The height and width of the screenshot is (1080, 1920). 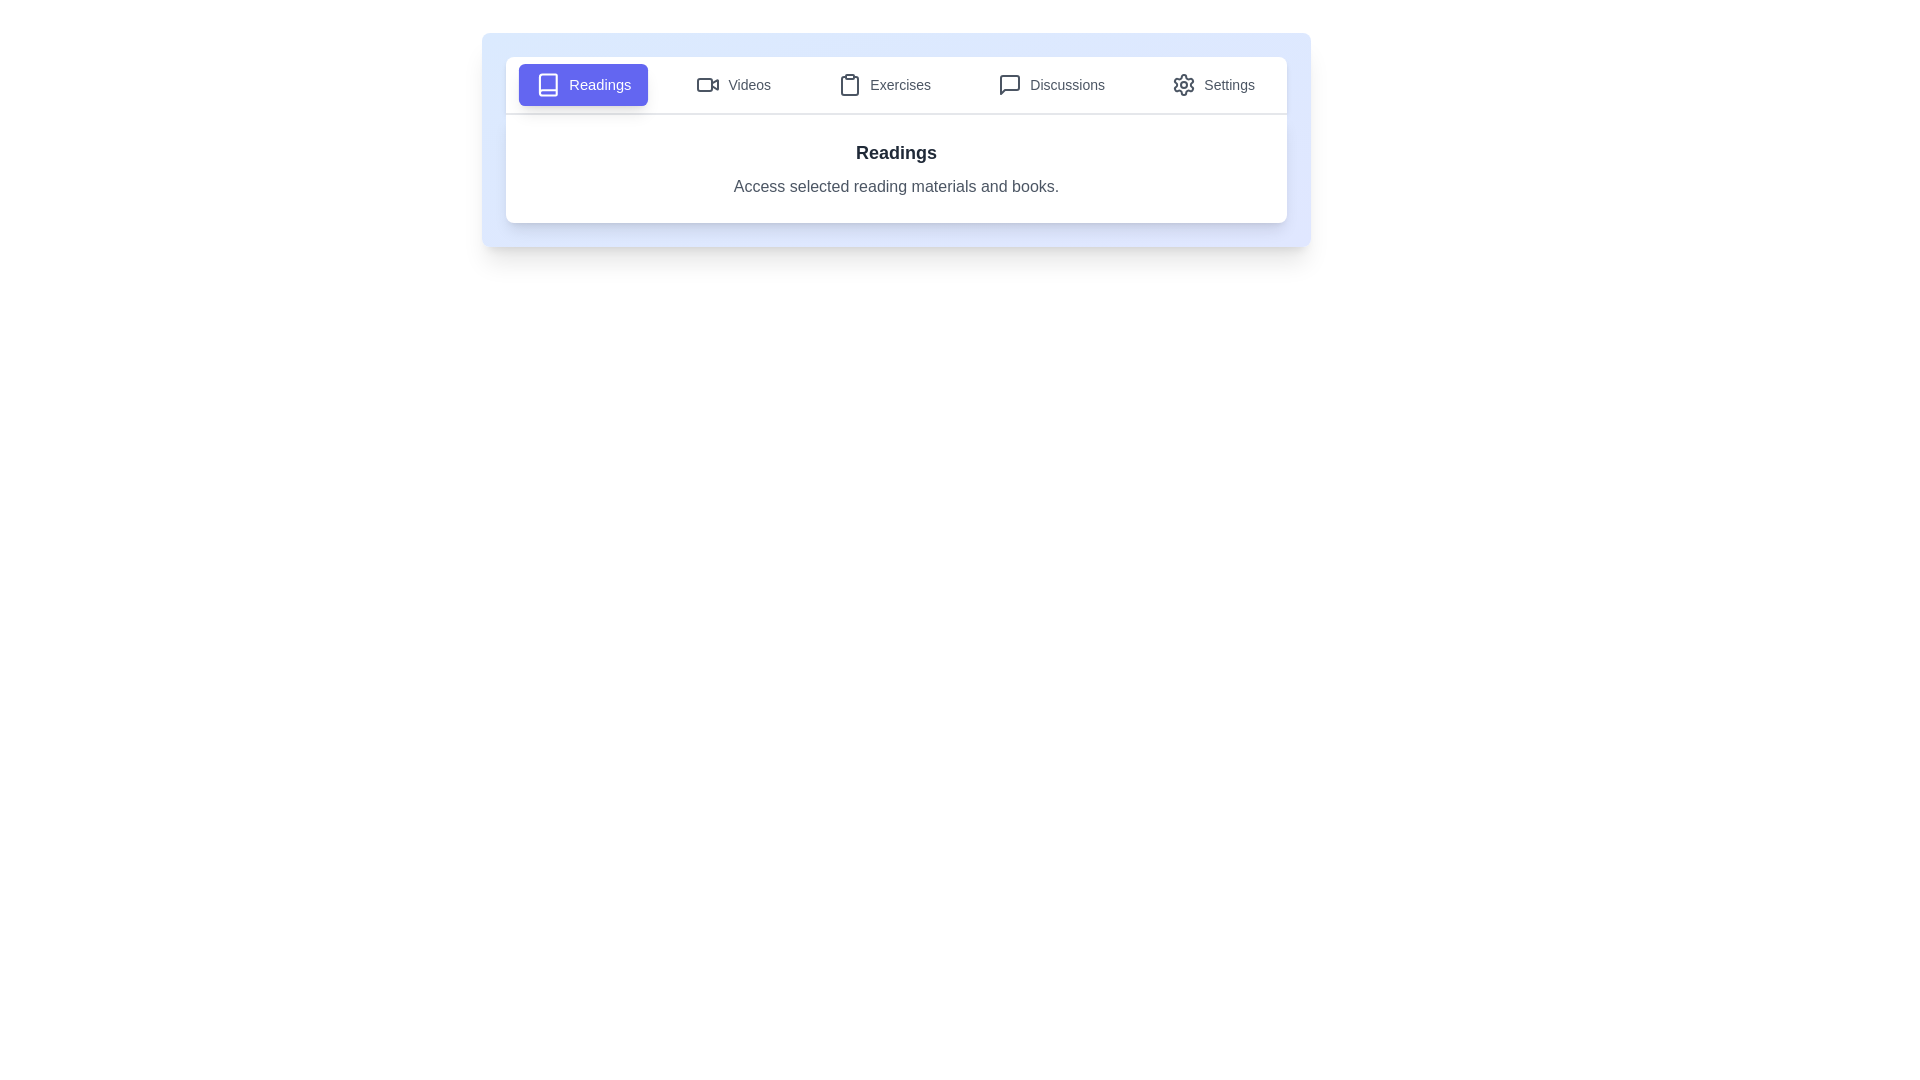 I want to click on the Settings tab to view its content, so click(x=1212, y=83).